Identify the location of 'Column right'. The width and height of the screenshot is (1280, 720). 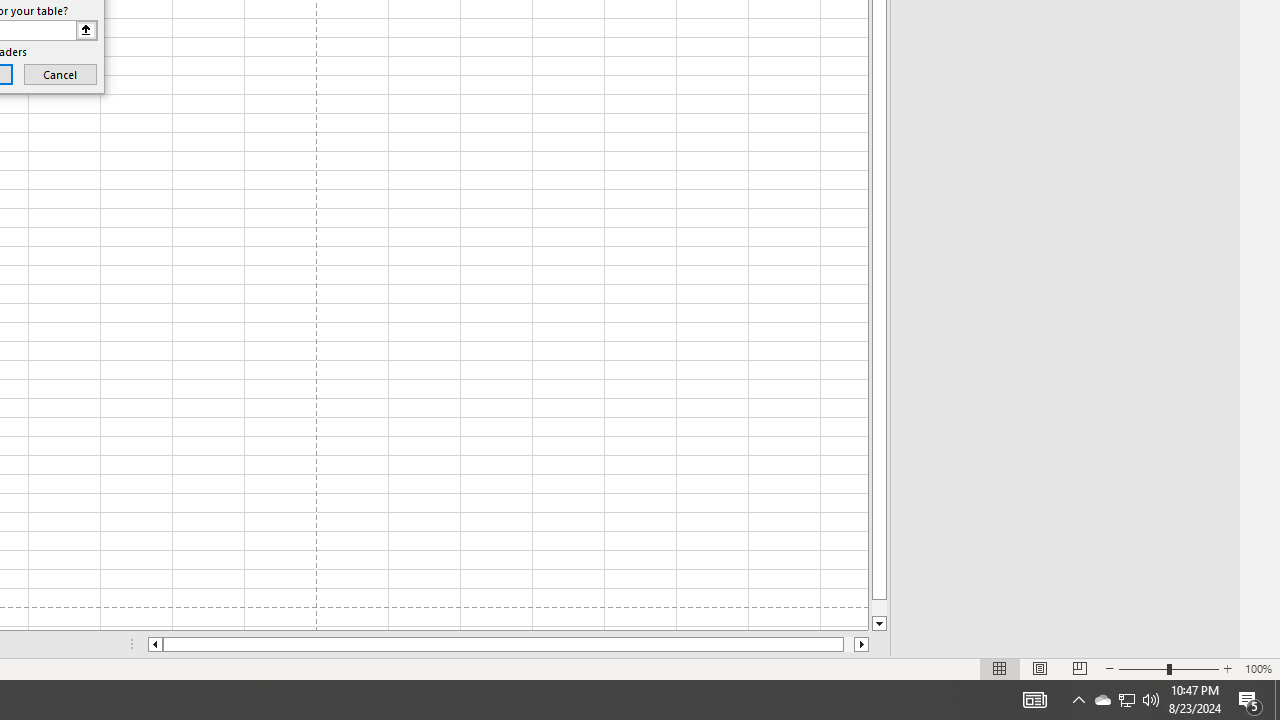
(862, 644).